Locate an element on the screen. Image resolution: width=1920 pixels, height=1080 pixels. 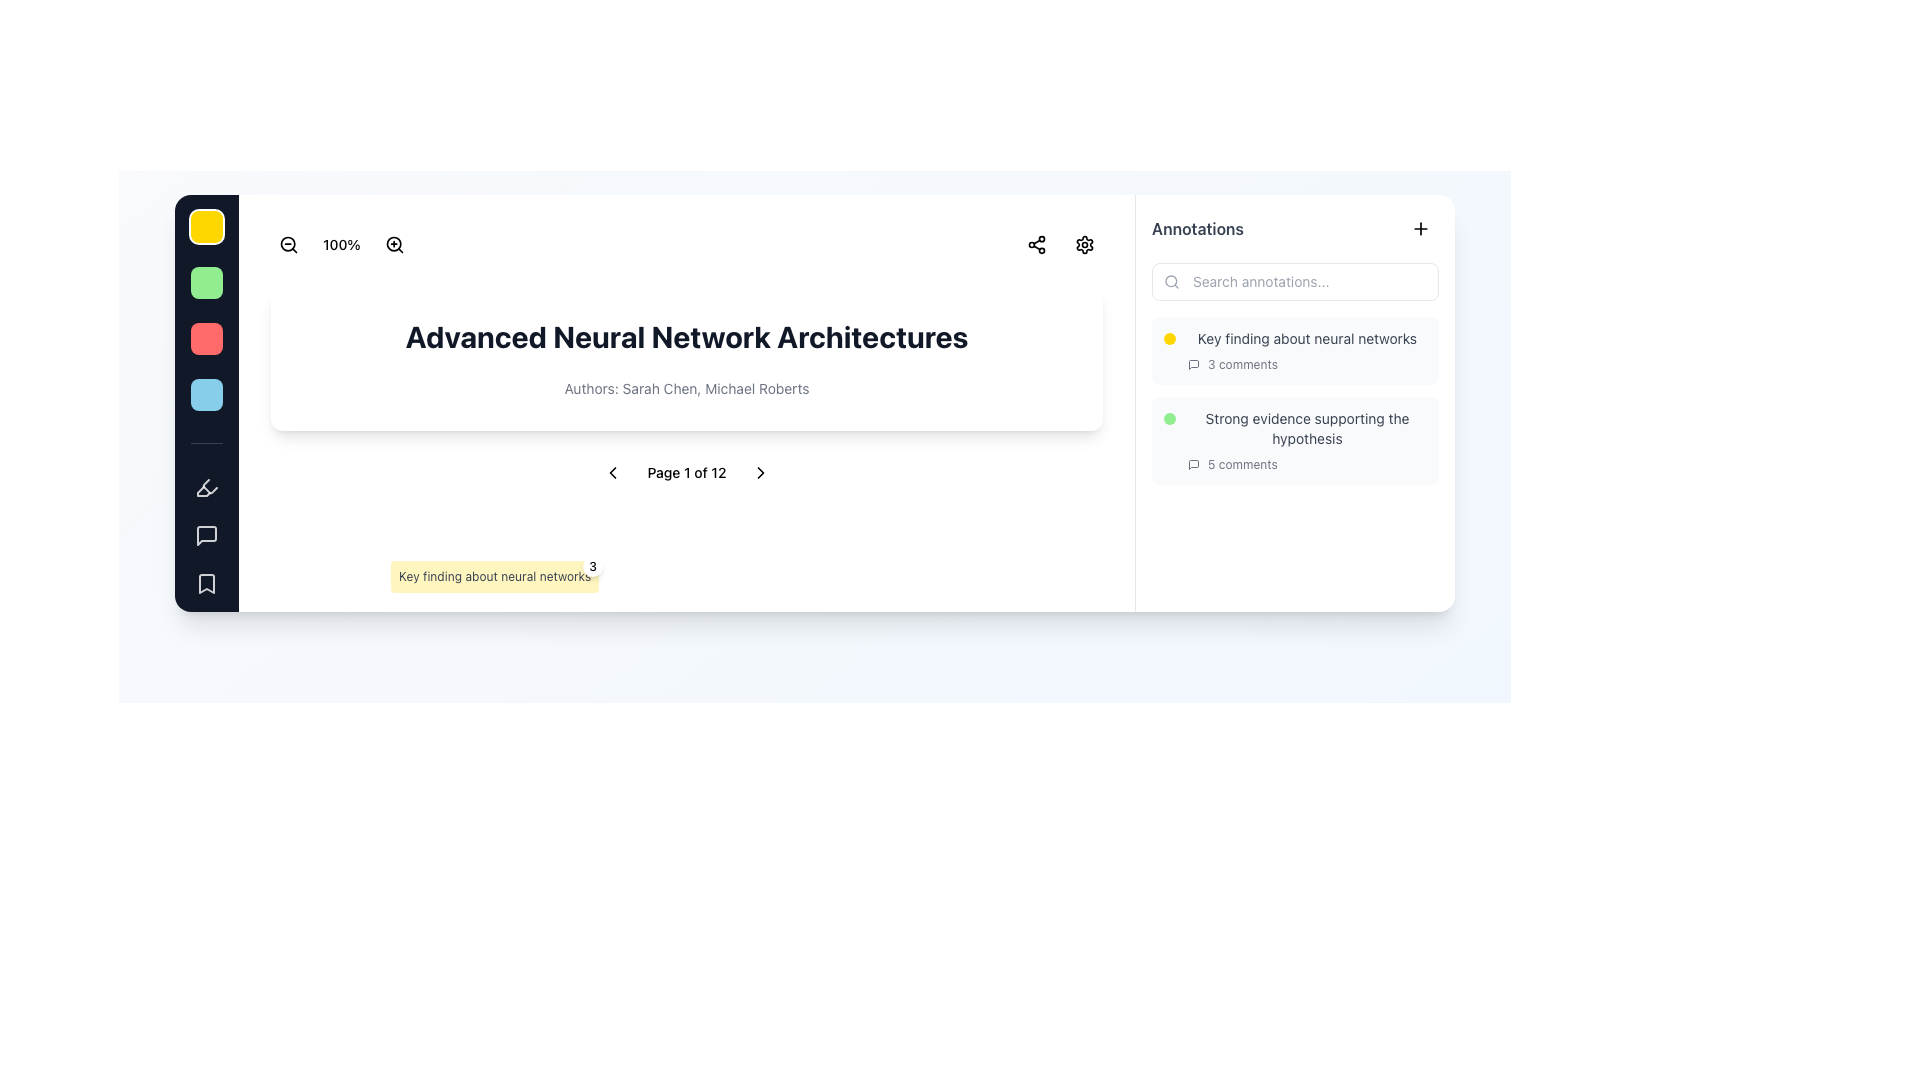
the '3 comments' link in the annotation entry titled 'Key finding about neural networks' is located at coordinates (1307, 350).